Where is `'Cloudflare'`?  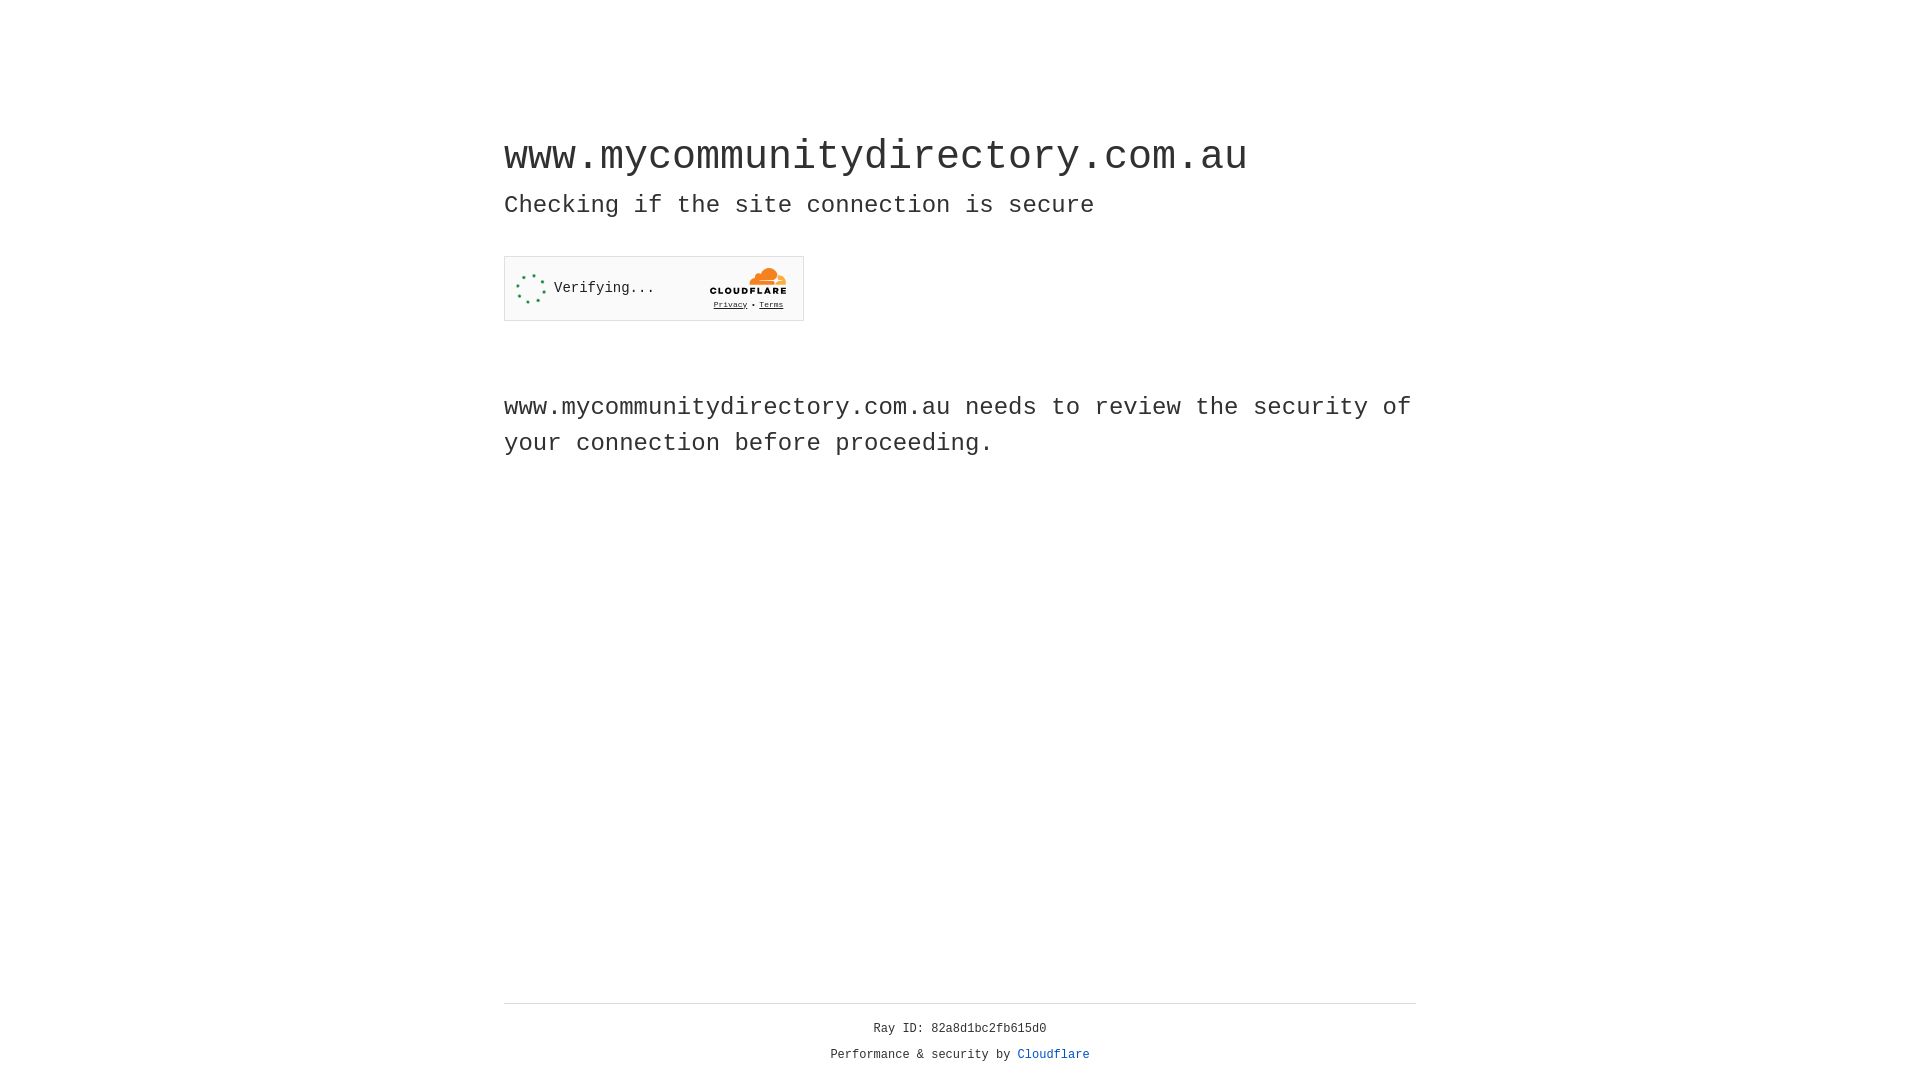
'Cloudflare' is located at coordinates (1053, 1054).